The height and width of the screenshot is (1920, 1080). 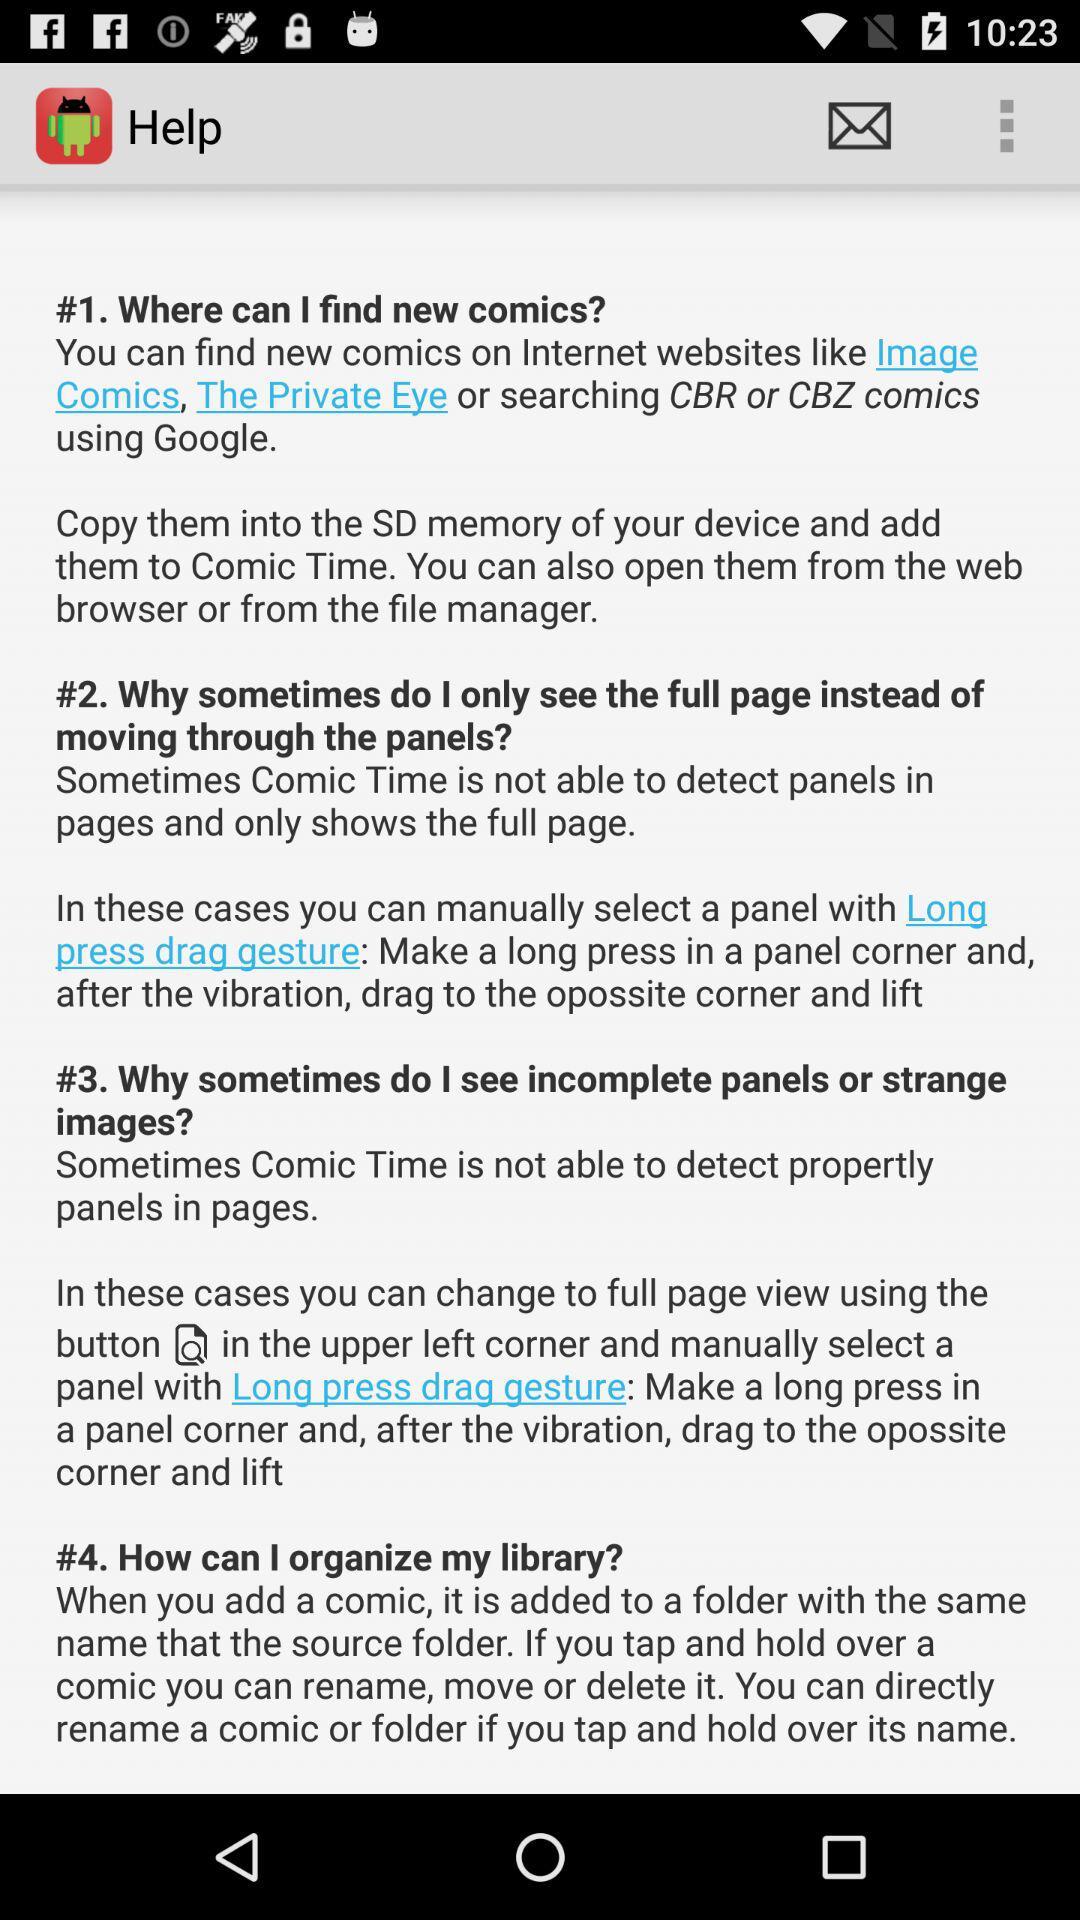 I want to click on the app above 1 where can icon, so click(x=1006, y=124).